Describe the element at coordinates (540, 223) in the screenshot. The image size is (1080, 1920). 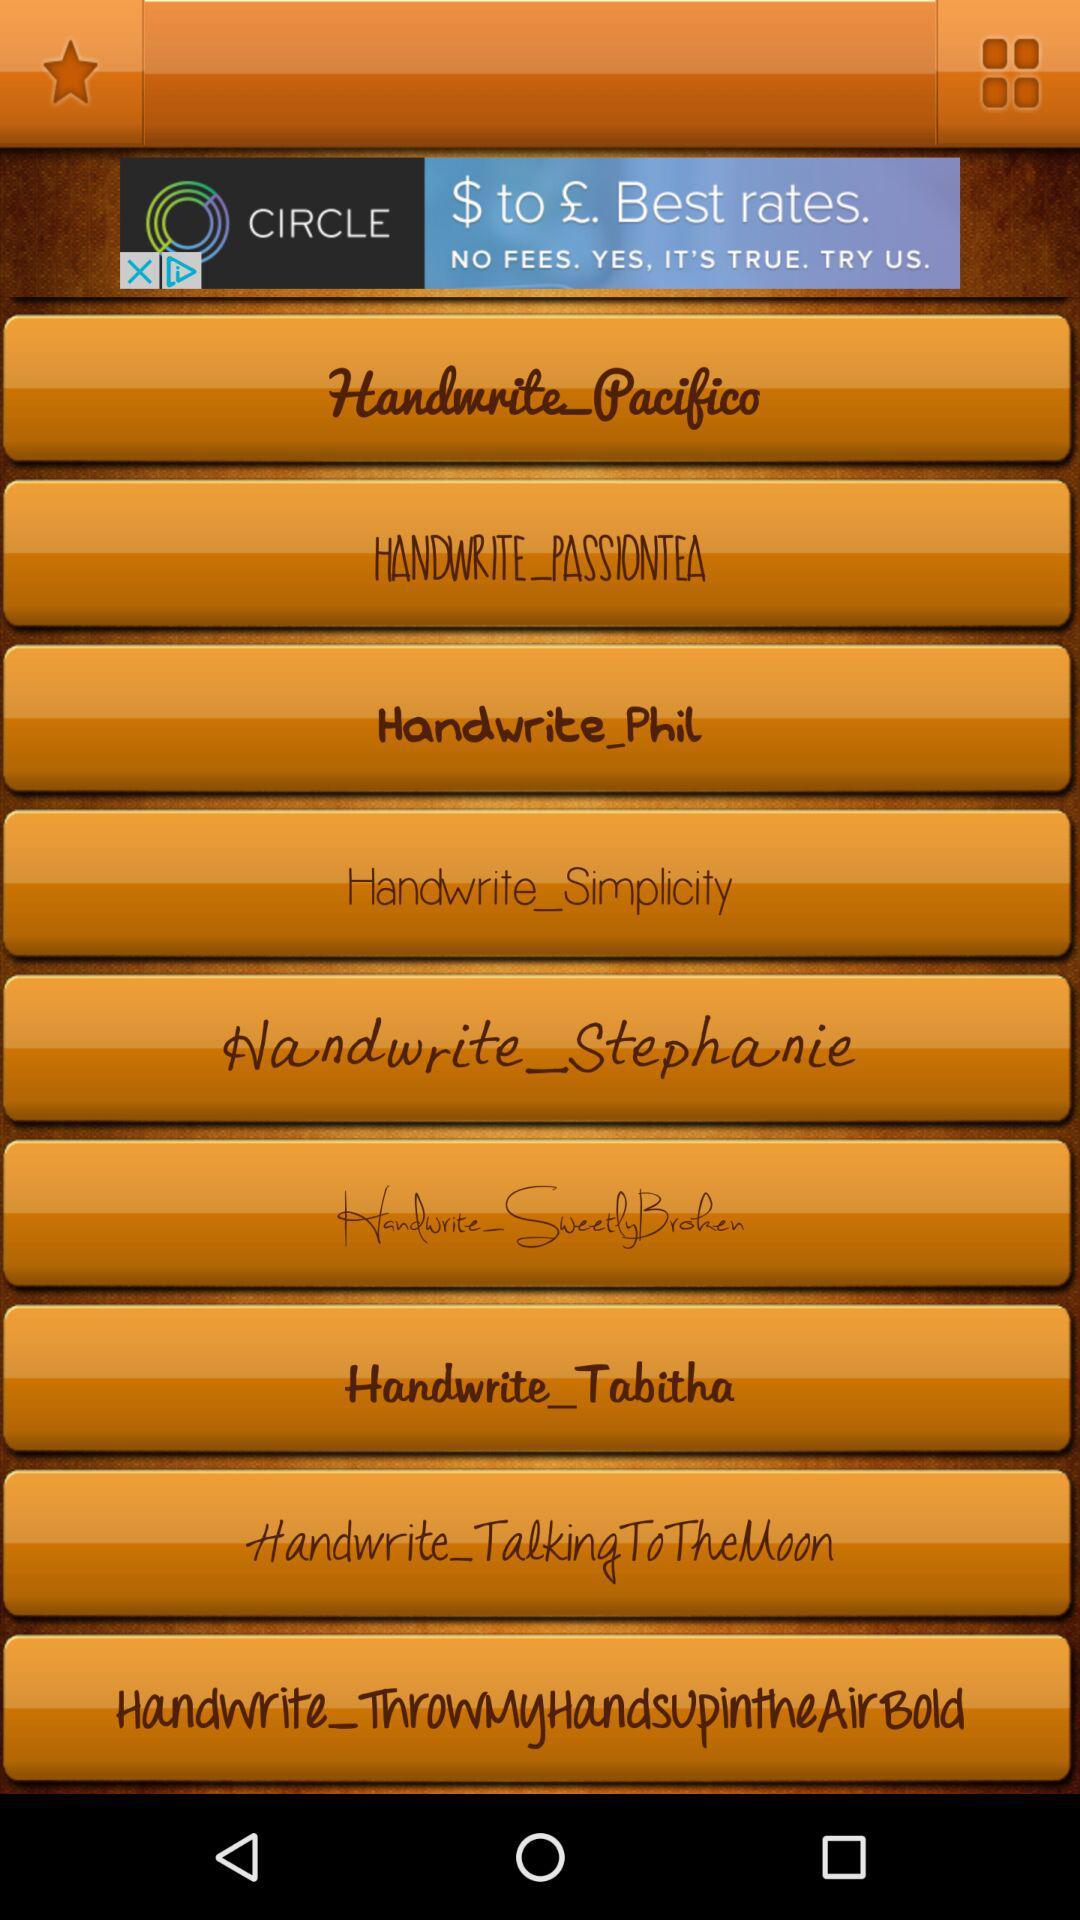
I see `advertising` at that location.